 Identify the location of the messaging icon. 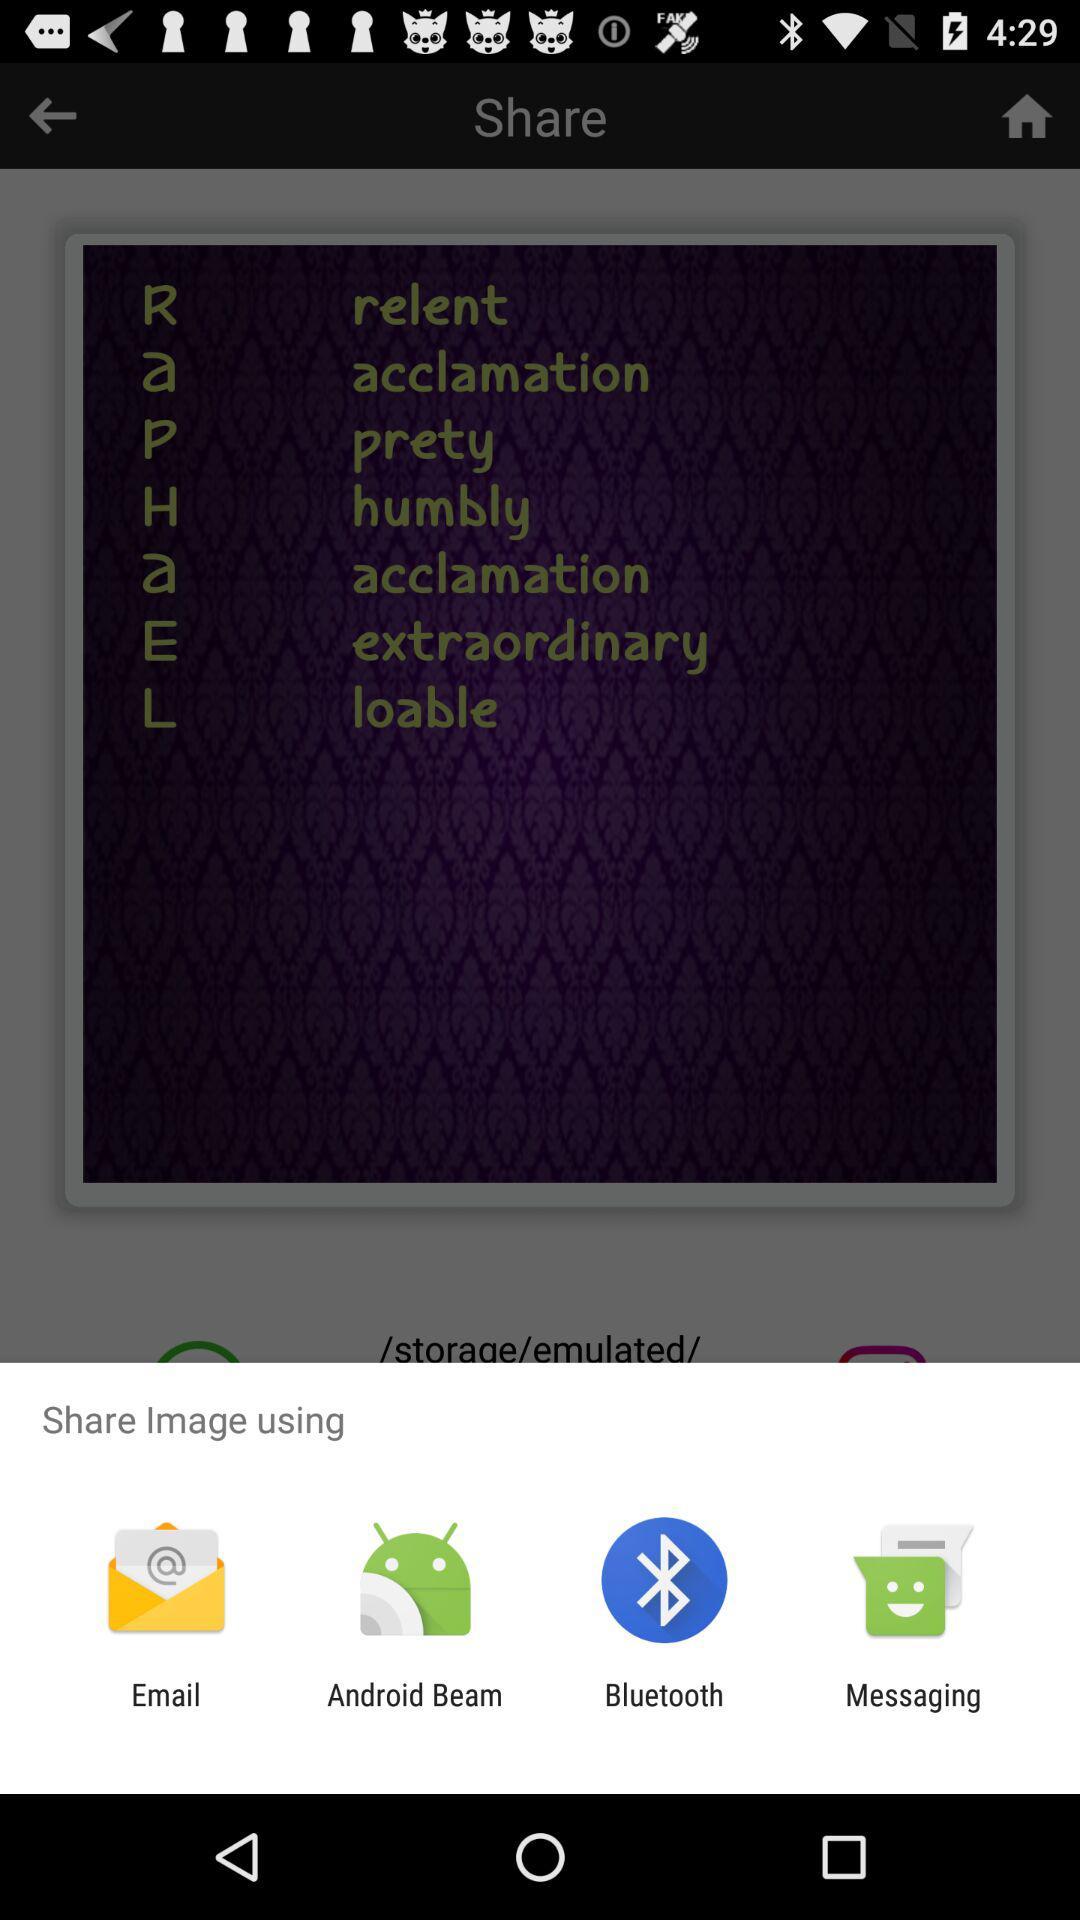
(913, 1711).